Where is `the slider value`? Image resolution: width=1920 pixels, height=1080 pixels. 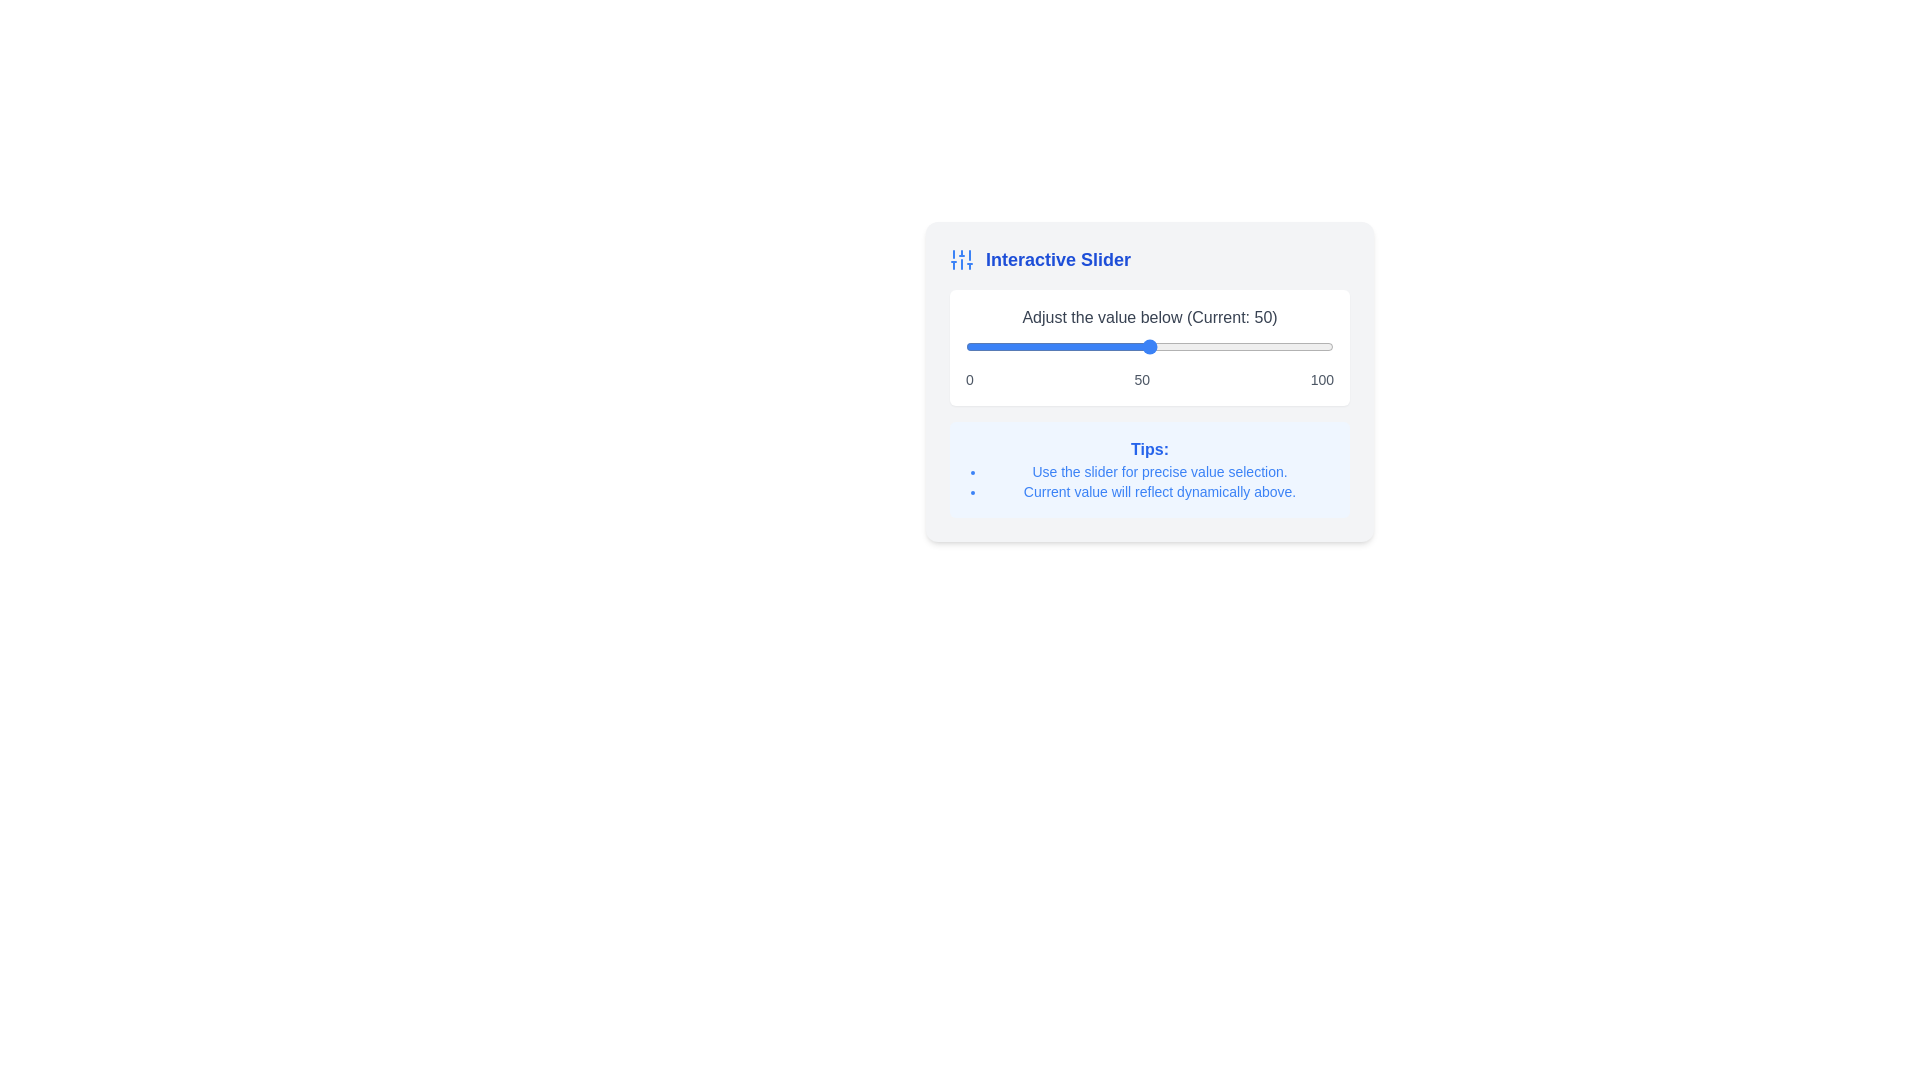
the slider value is located at coordinates (1060, 346).